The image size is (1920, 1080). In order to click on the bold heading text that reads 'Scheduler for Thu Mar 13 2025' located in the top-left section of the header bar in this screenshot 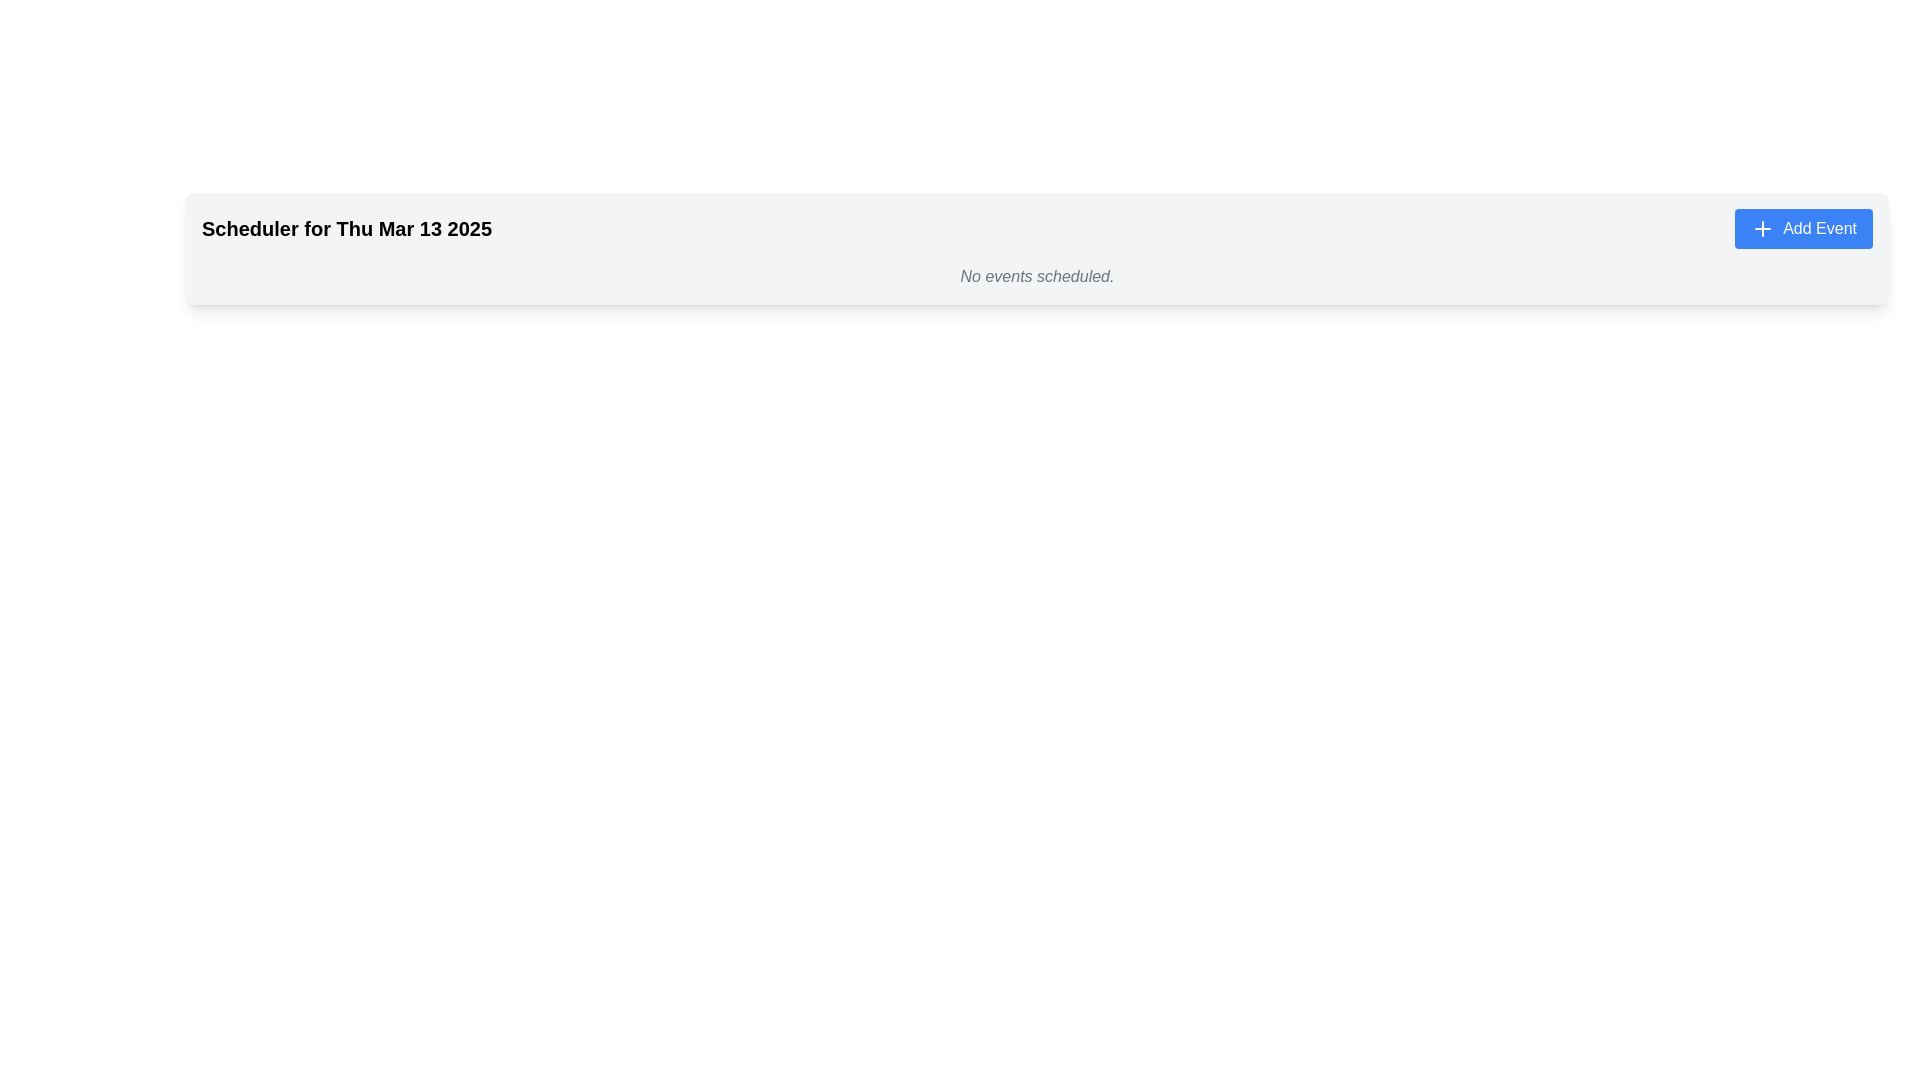, I will do `click(347, 227)`.